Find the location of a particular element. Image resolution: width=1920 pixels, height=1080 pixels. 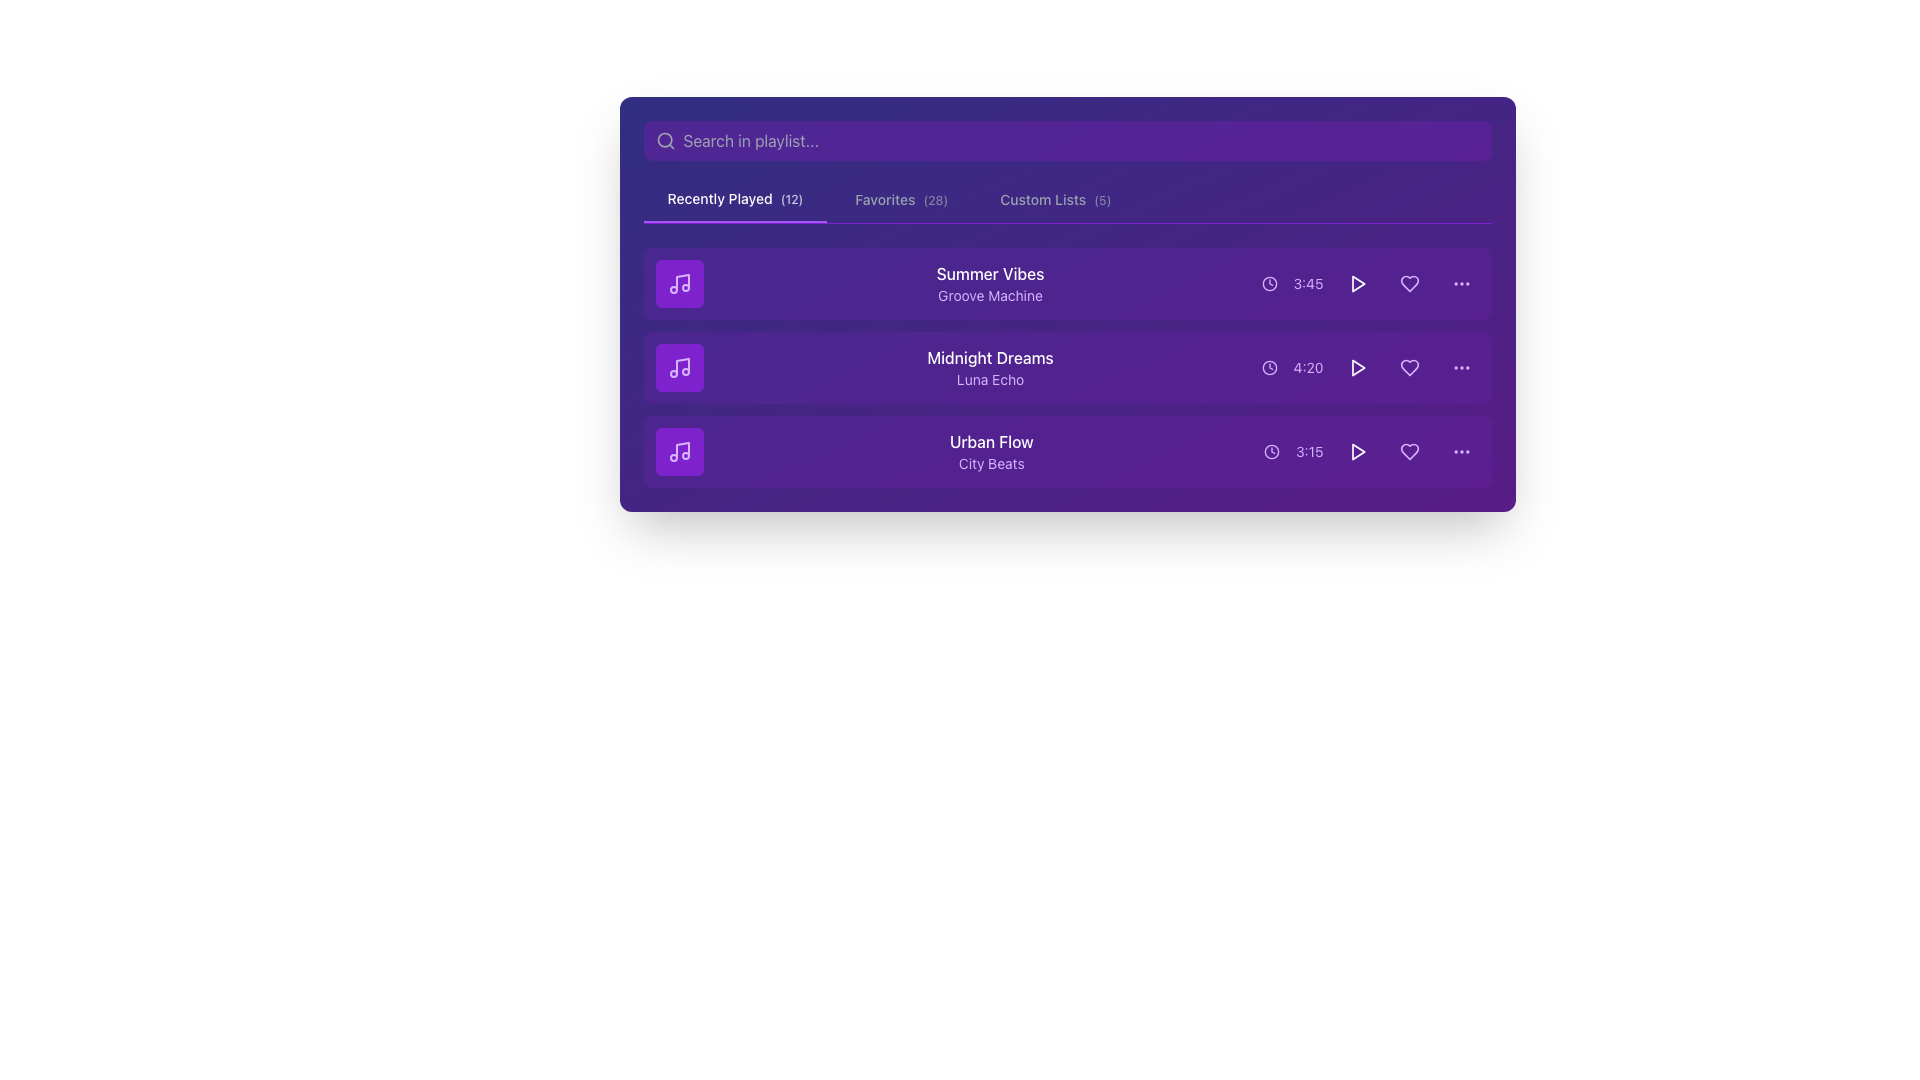

the small textual label displaying the text '(5)' in grayish color next to the 'Custom Lists' tab title is located at coordinates (1101, 200).